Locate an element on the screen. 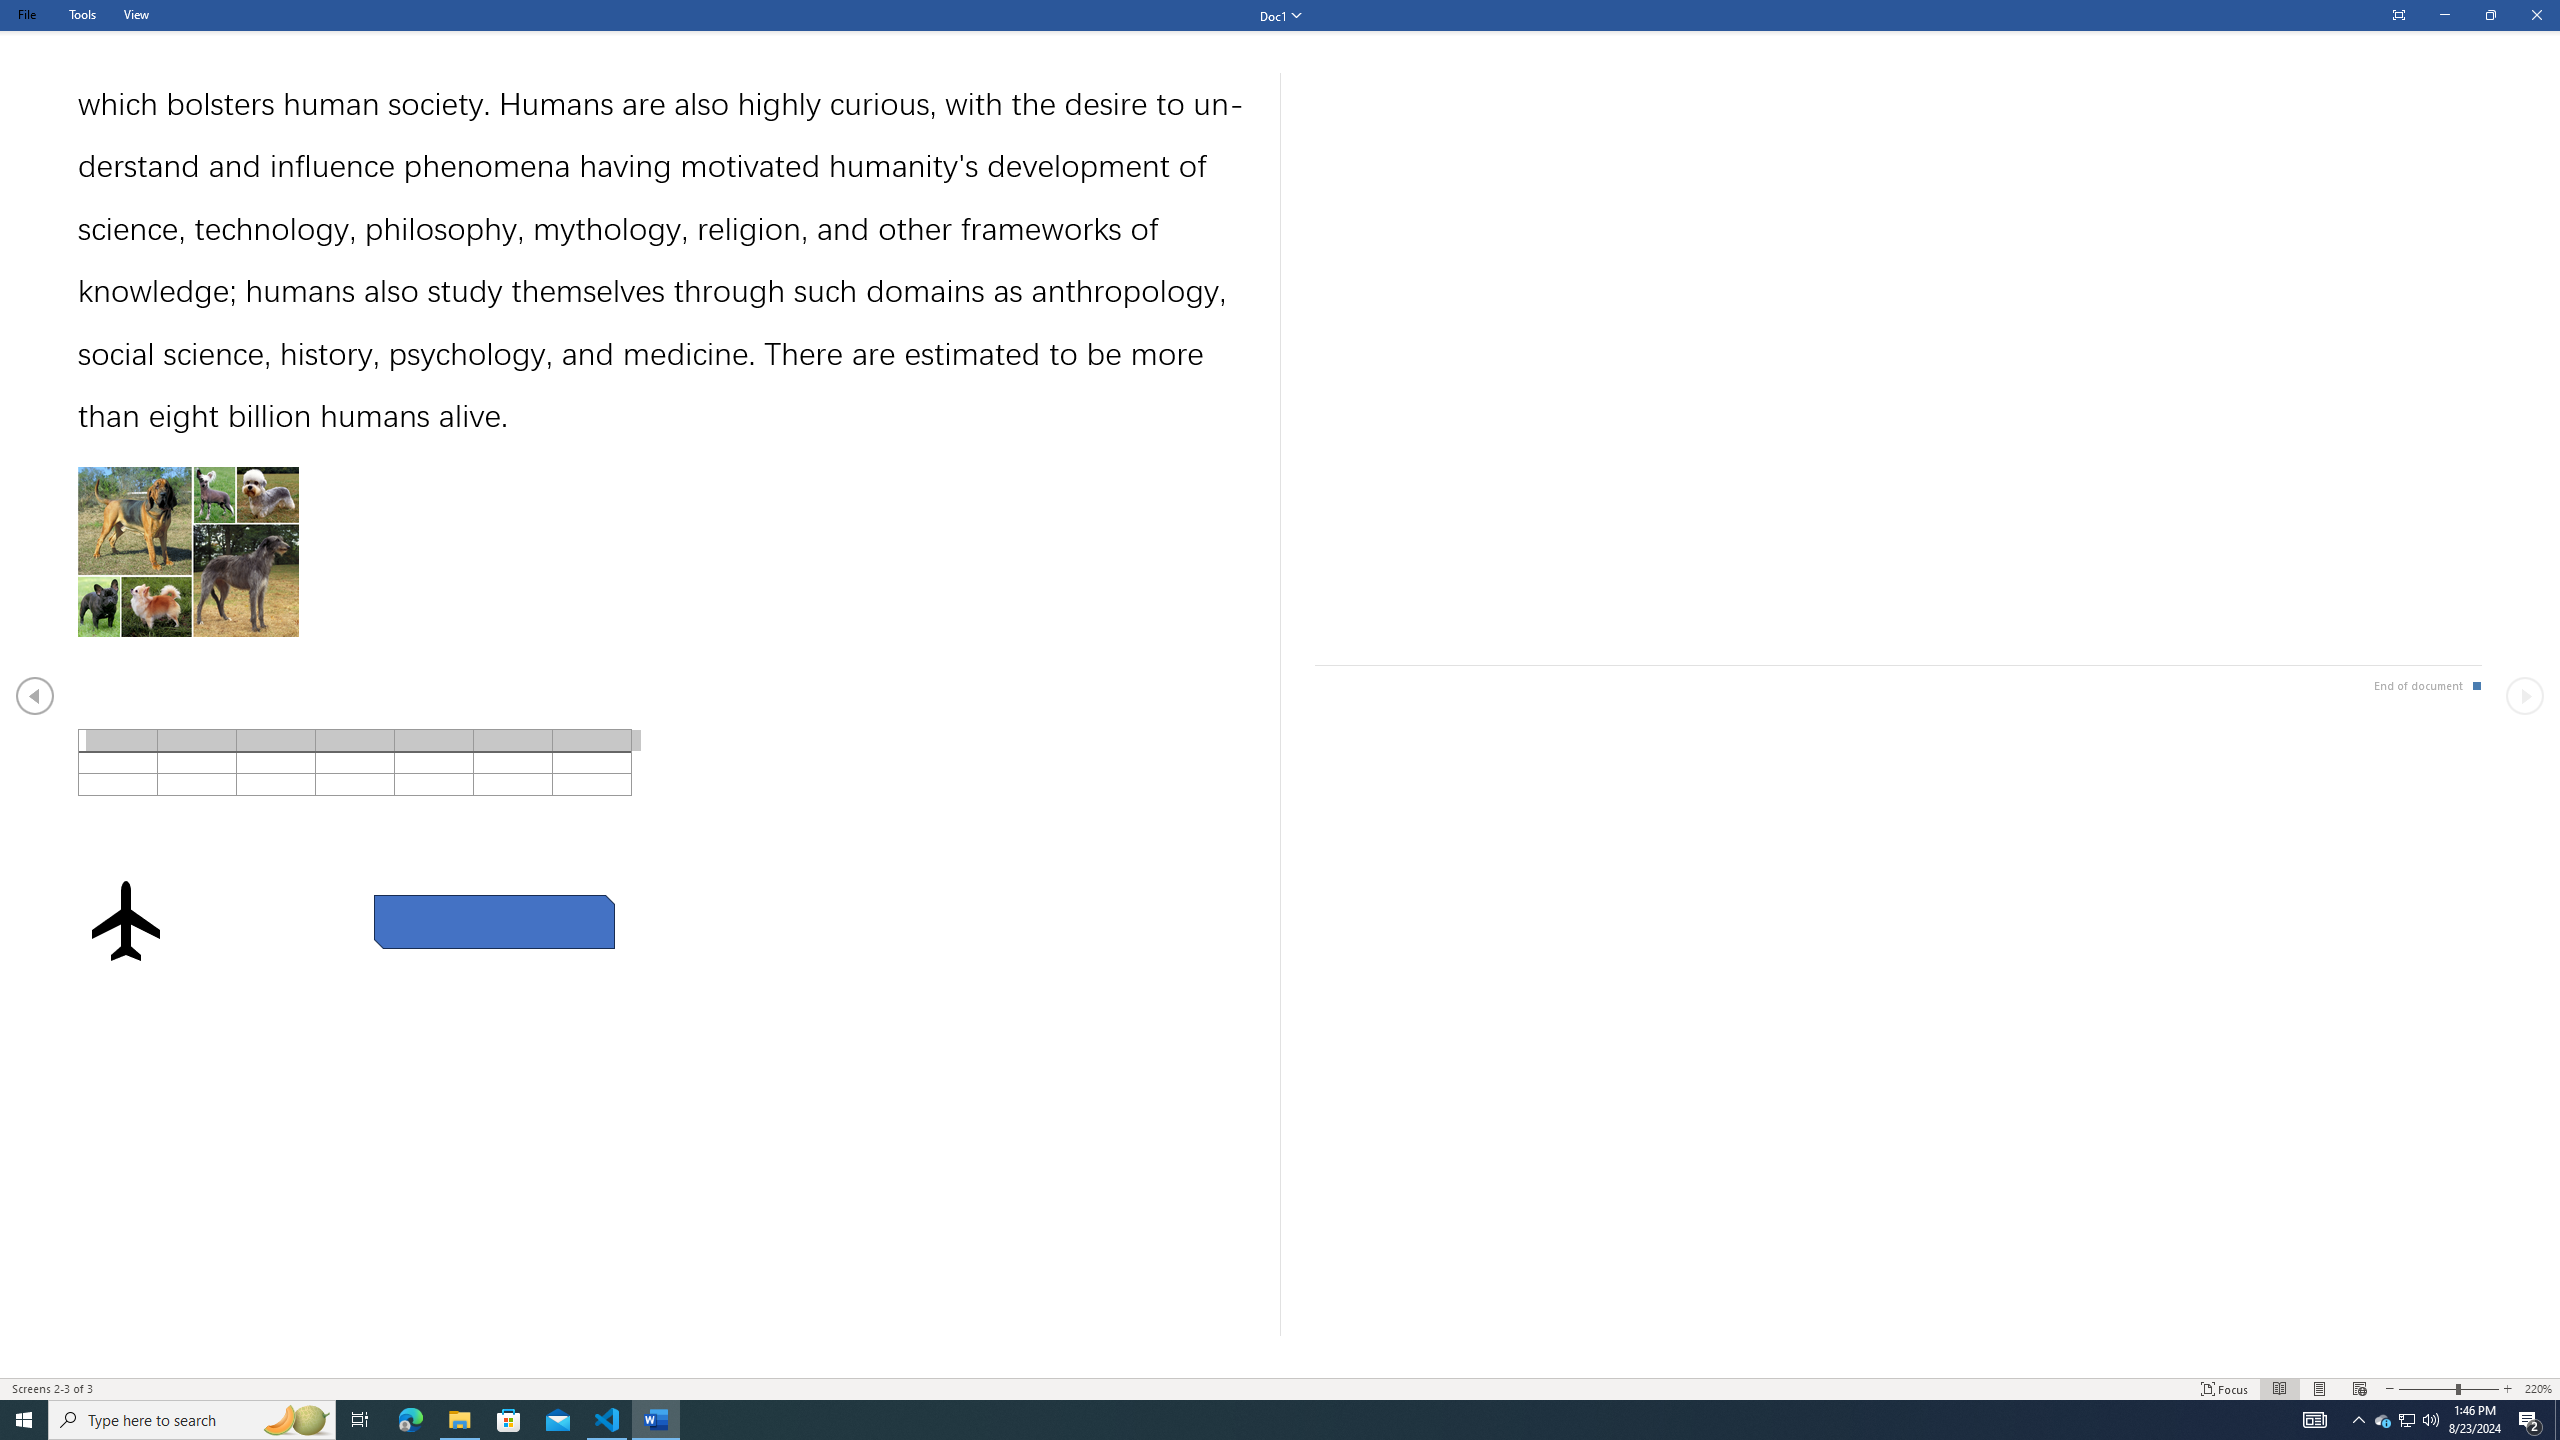  'Morphological variation in six dogs' is located at coordinates (187, 551).